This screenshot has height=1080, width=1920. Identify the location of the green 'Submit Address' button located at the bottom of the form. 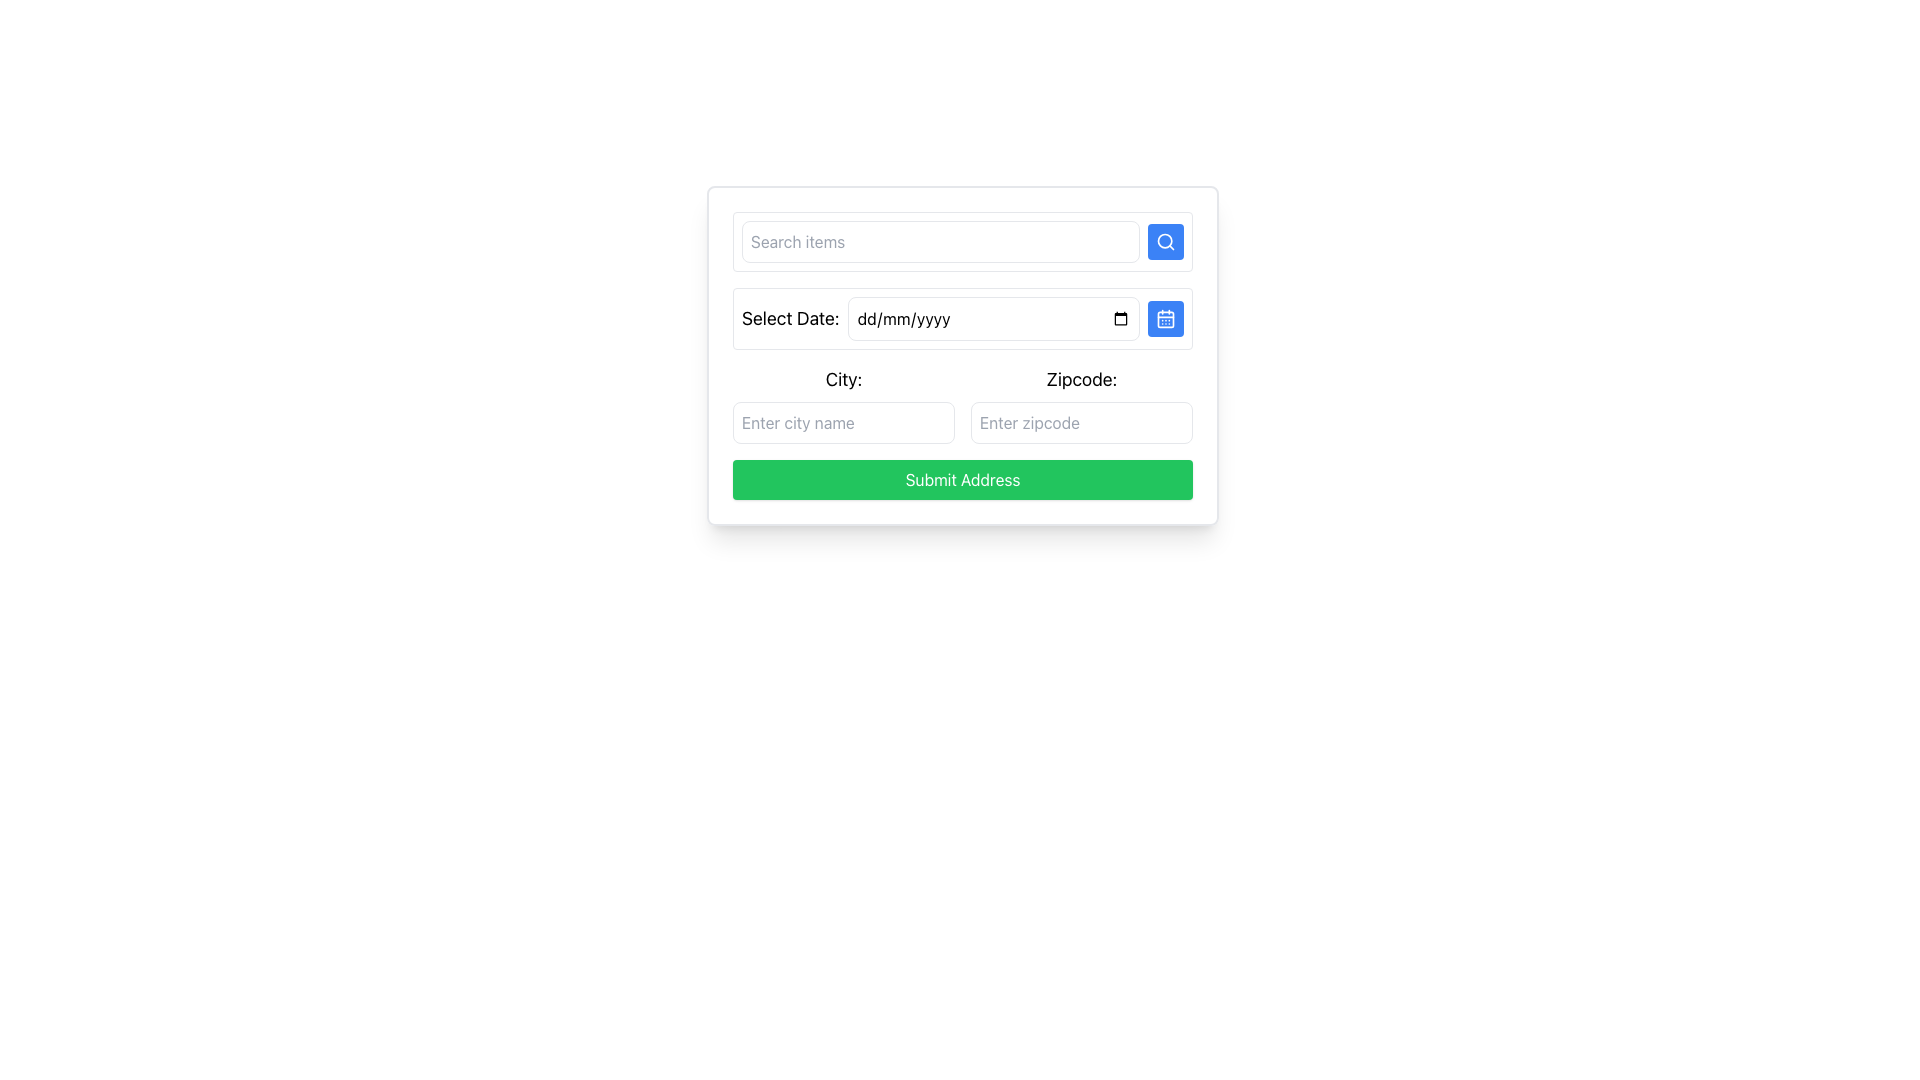
(963, 479).